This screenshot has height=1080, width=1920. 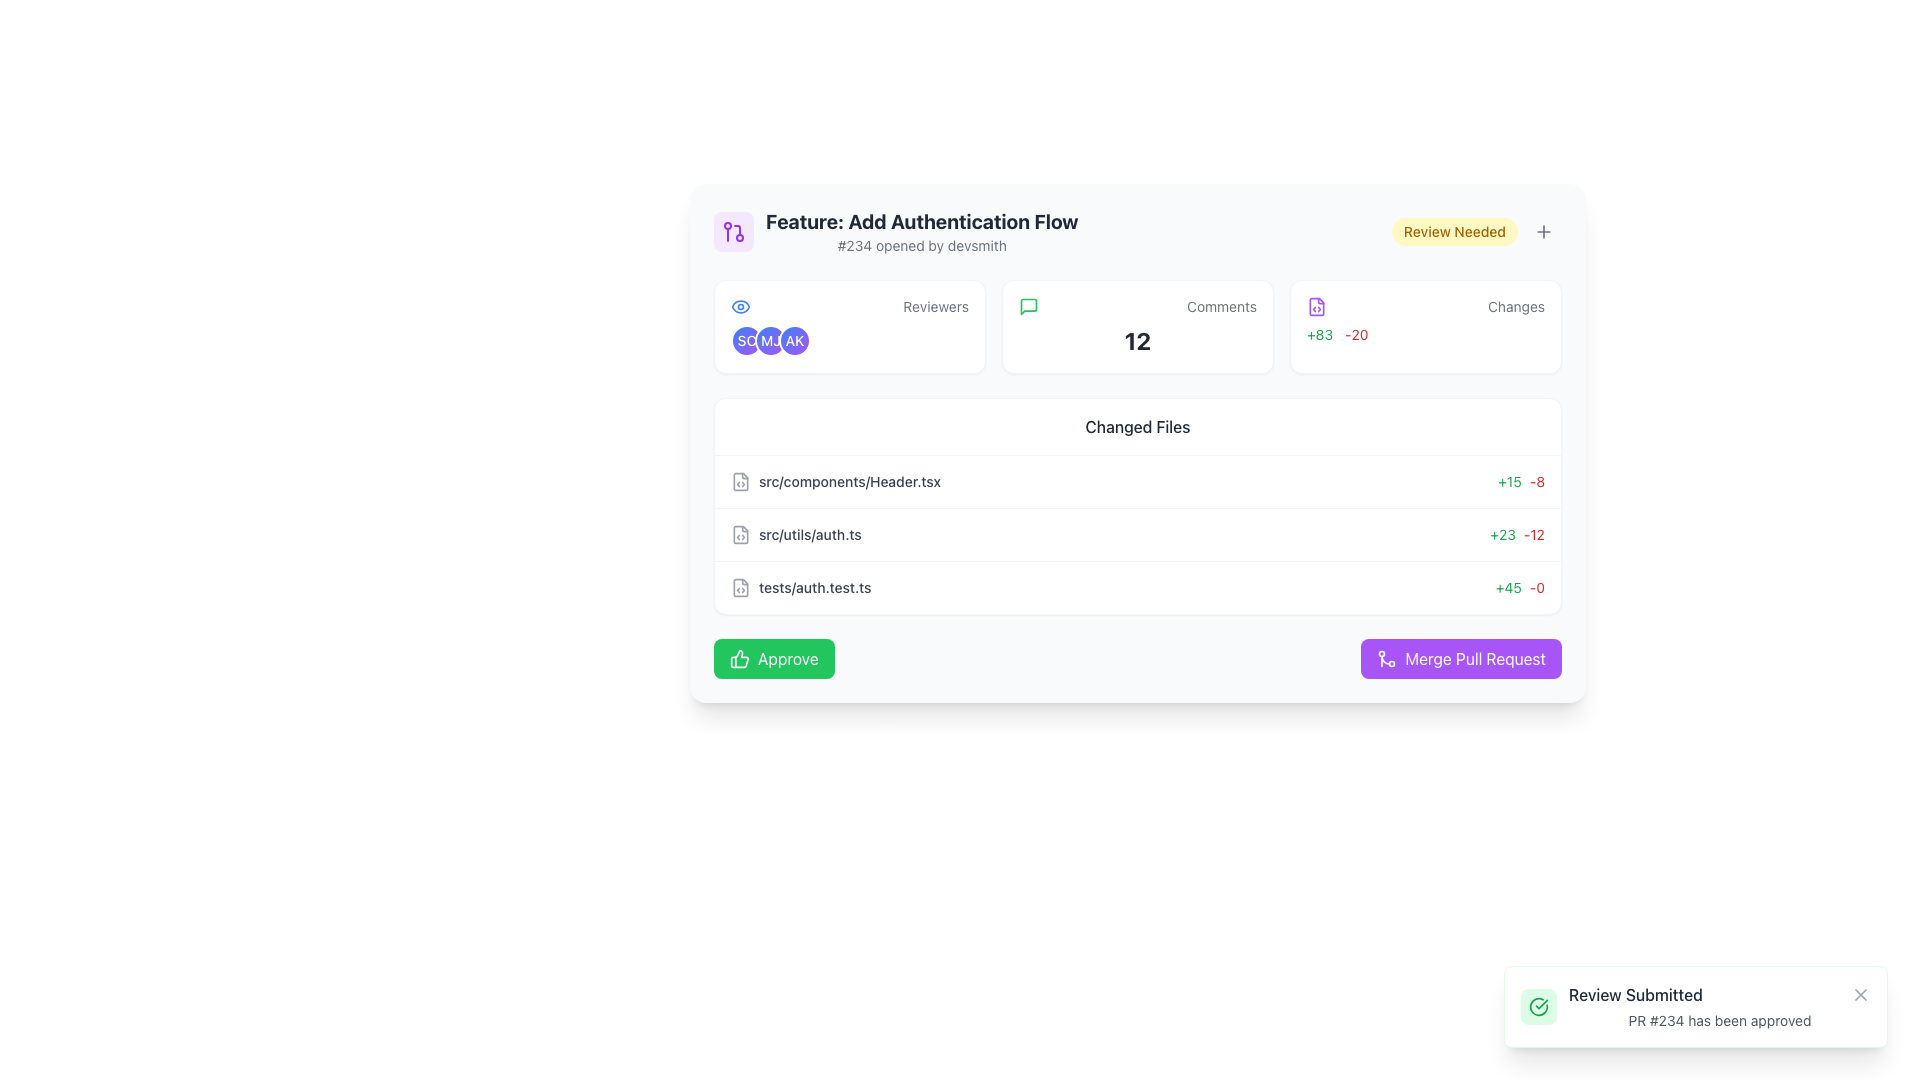 I want to click on notification text of the Alert notification displaying 'Review Submitted' and 'PR #234 has been approved', so click(x=1718, y=1006).